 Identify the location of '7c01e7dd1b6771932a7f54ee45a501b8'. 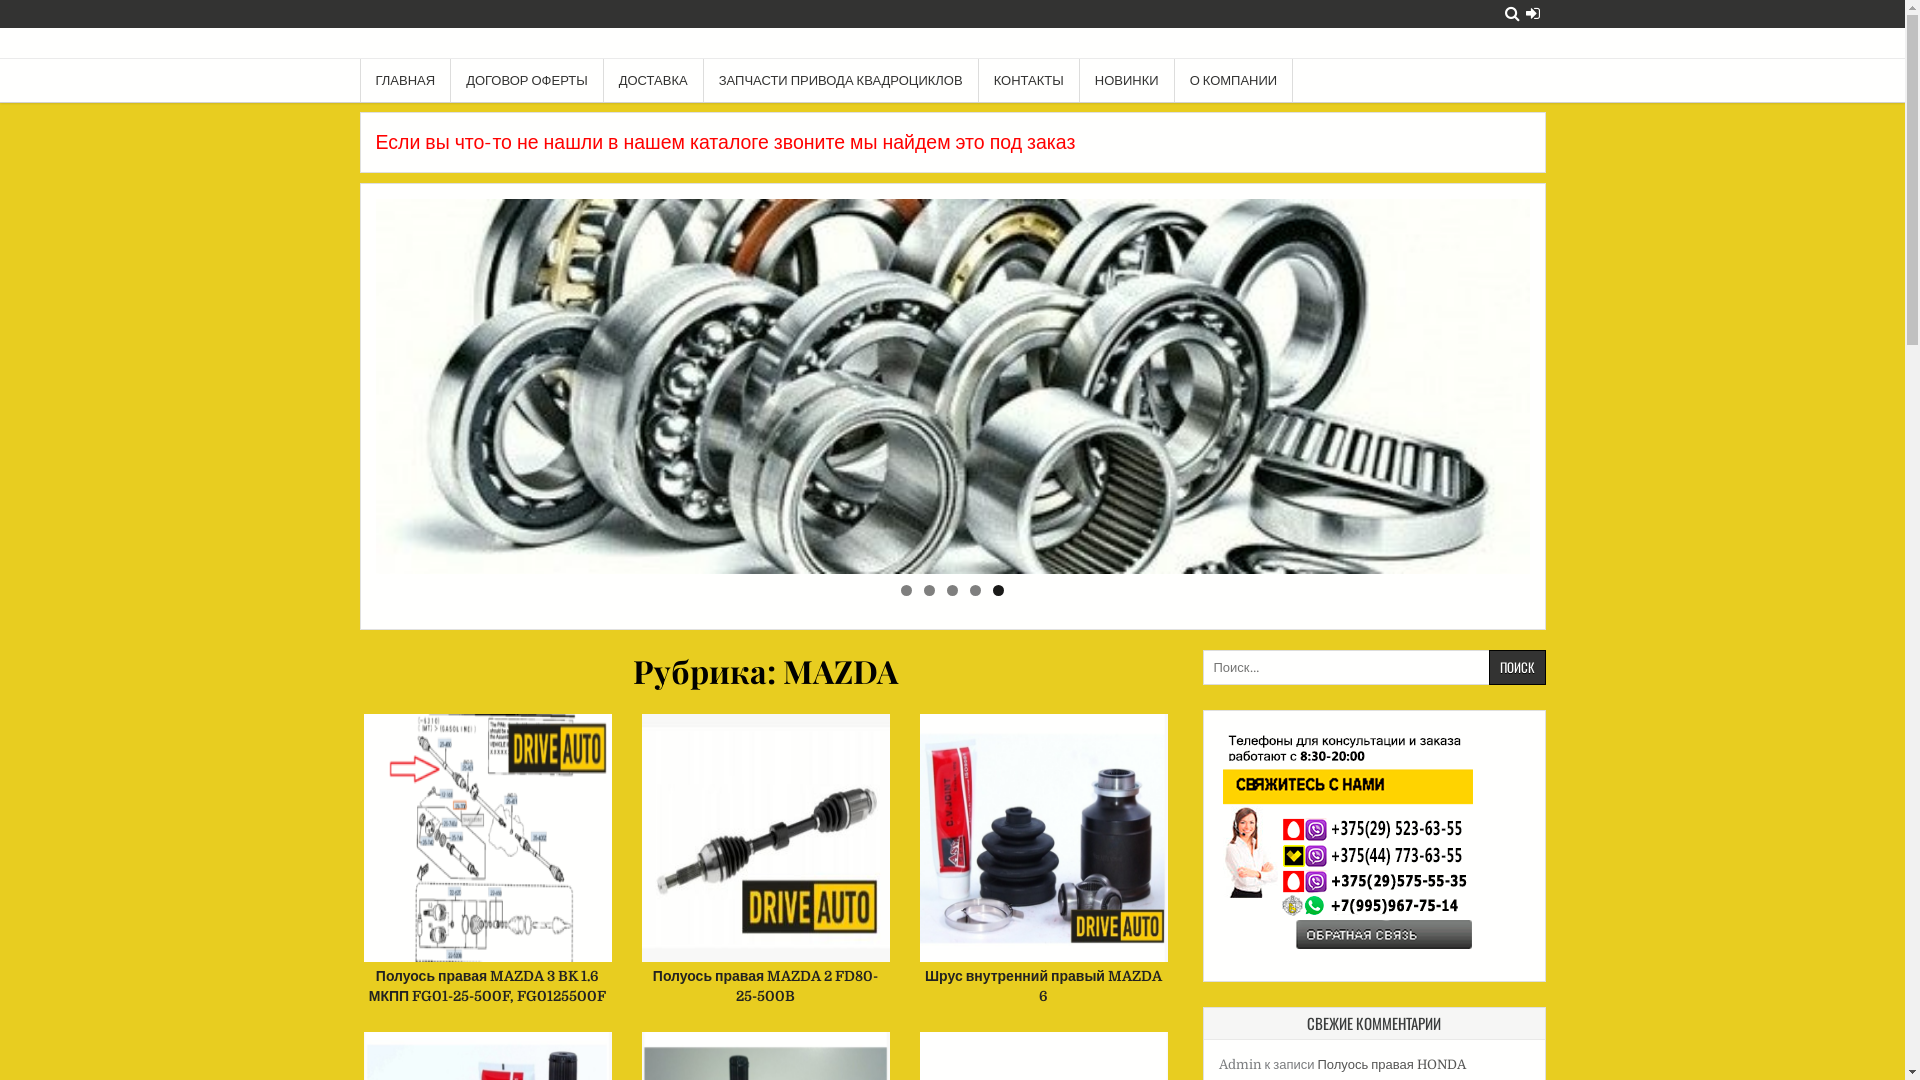
(952, 386).